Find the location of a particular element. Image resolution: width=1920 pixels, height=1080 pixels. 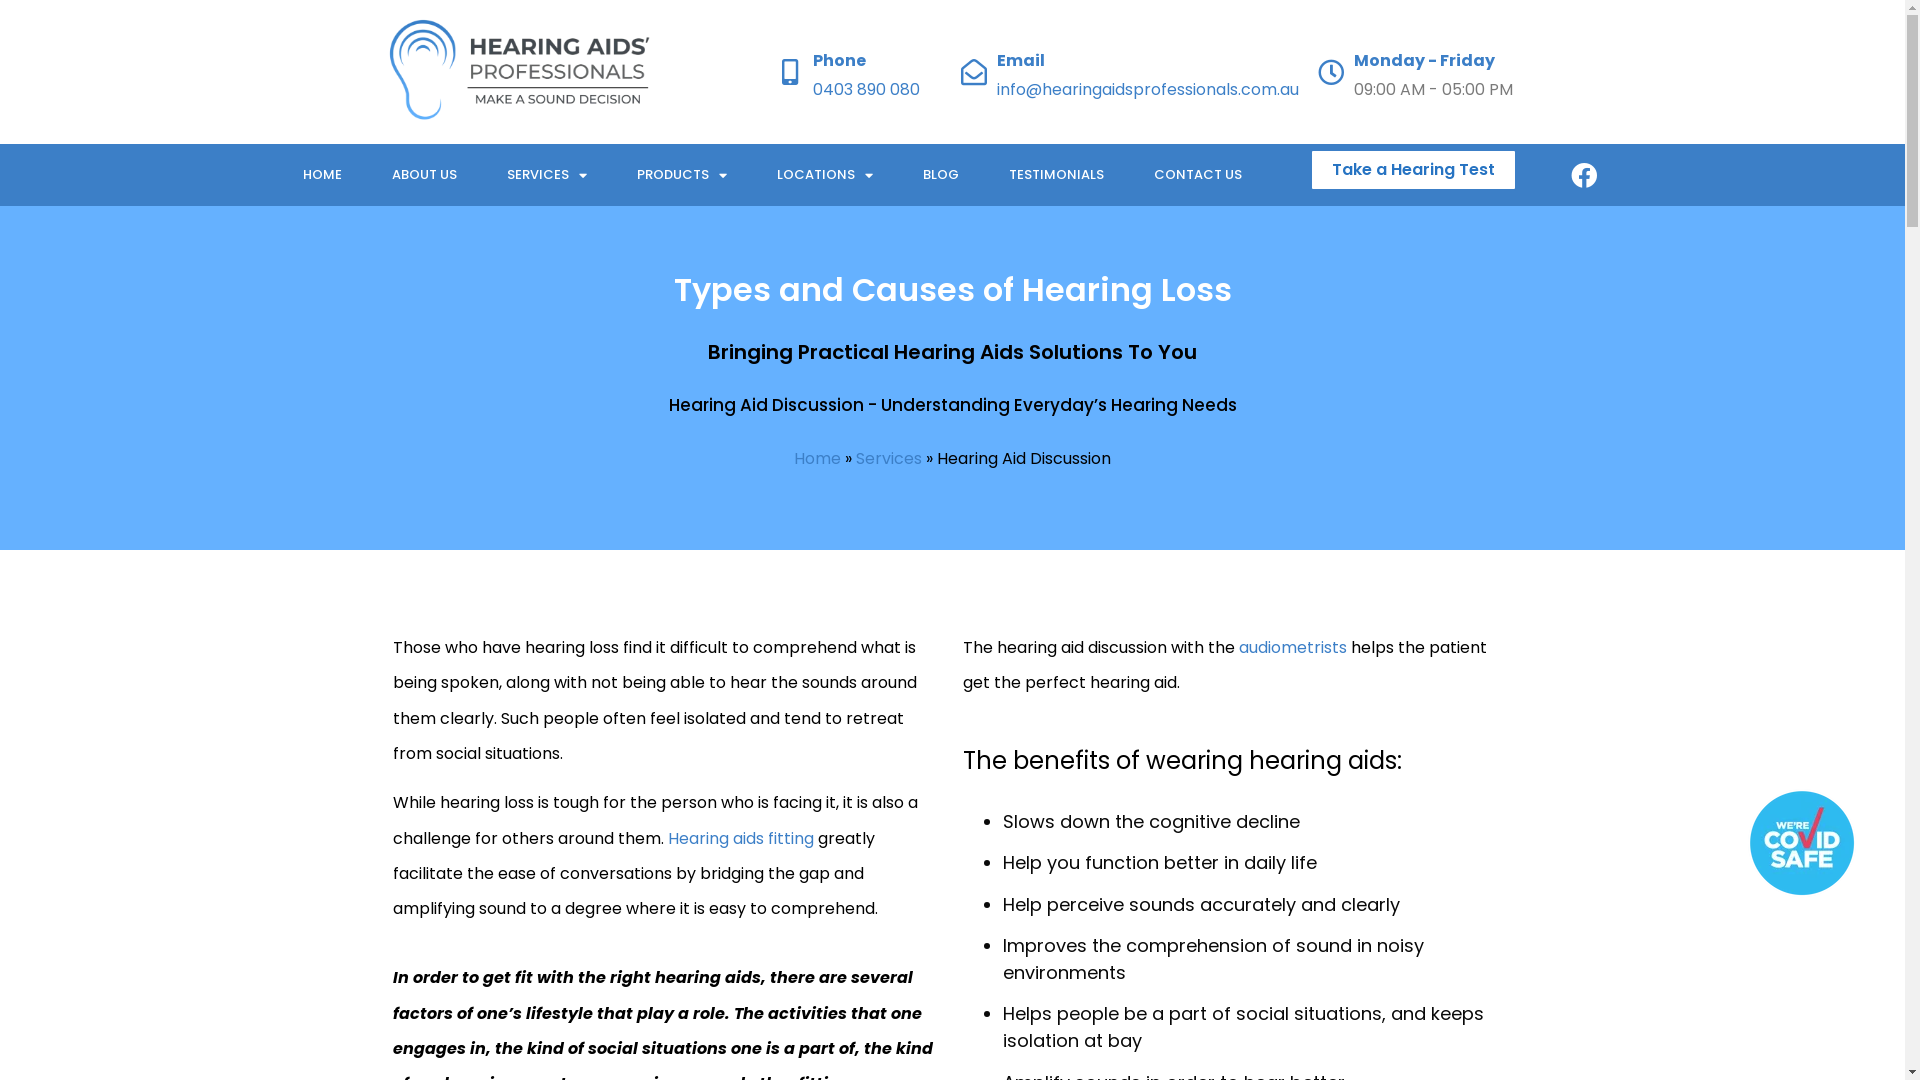

'info@hearingaidsprofessionals.com.au' is located at coordinates (1147, 88).